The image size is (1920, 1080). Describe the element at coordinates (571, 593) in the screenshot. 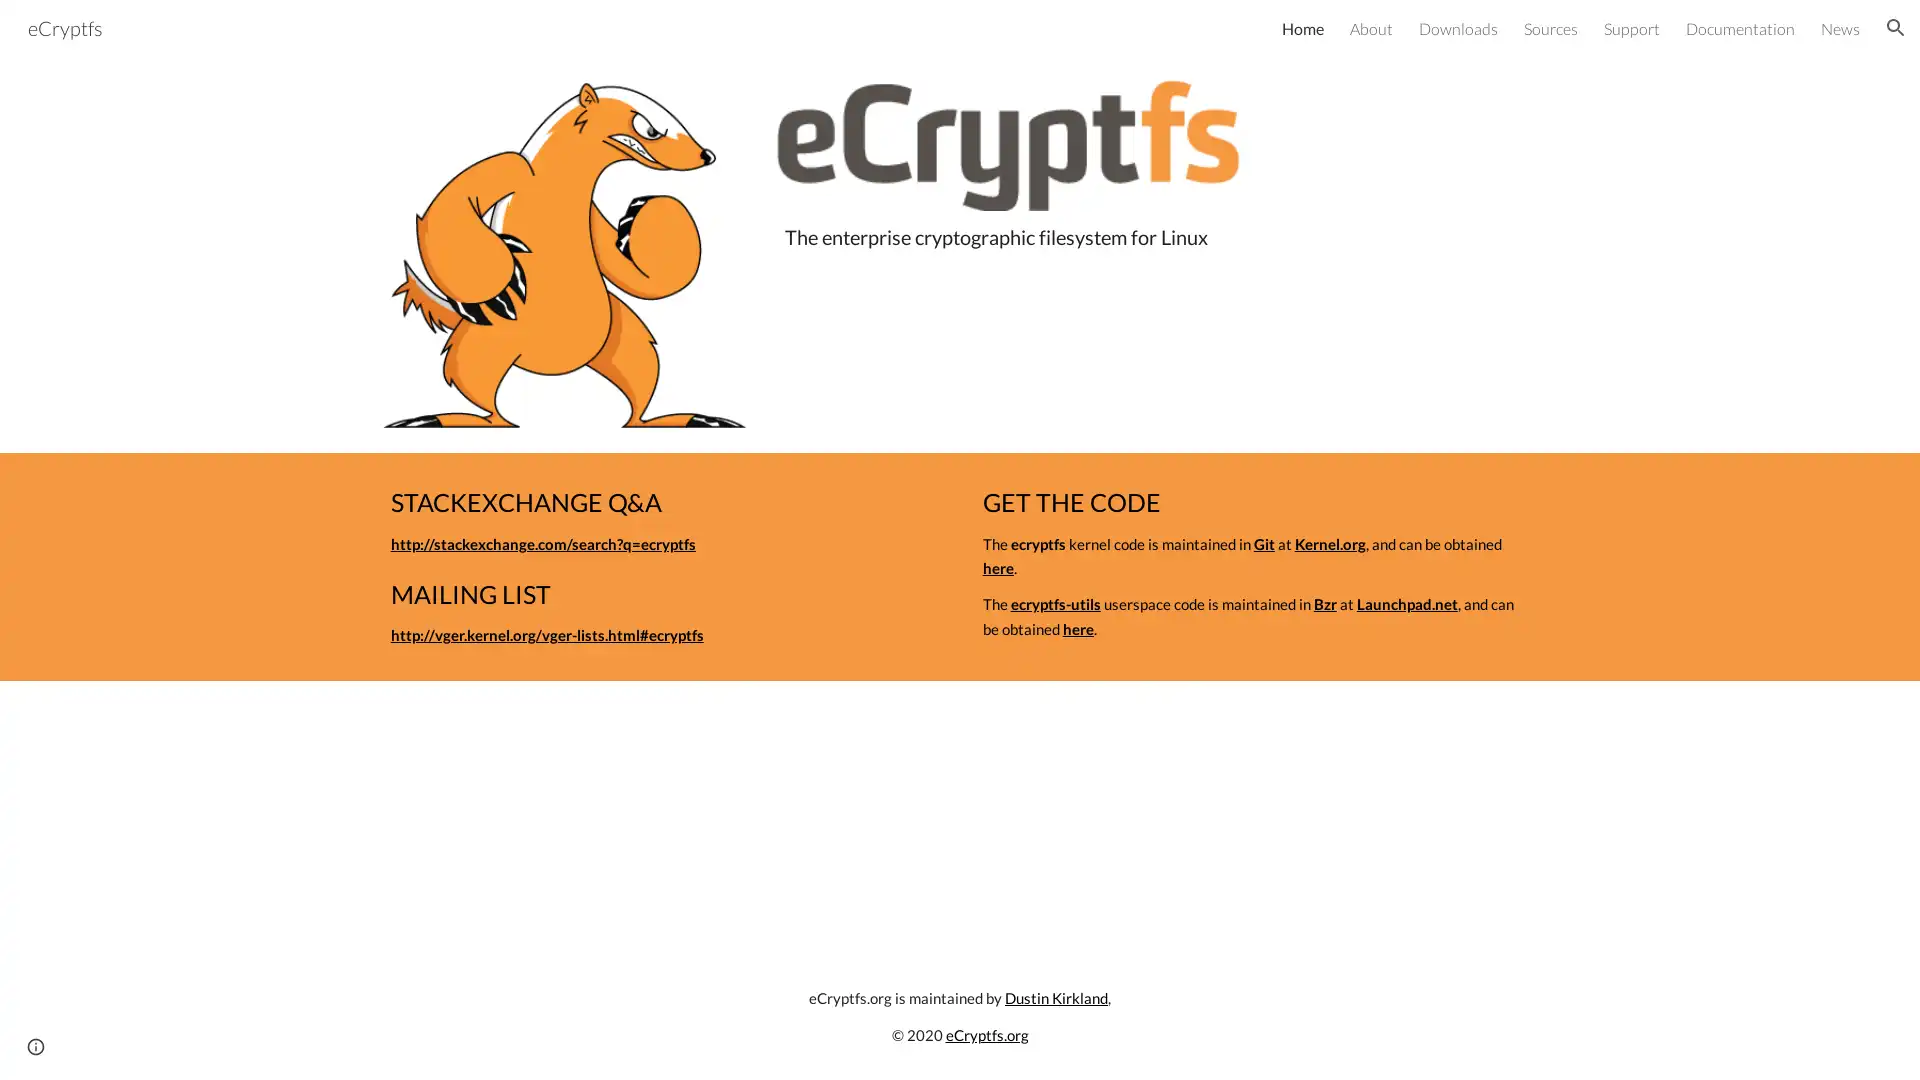

I see `Copy heading link` at that location.